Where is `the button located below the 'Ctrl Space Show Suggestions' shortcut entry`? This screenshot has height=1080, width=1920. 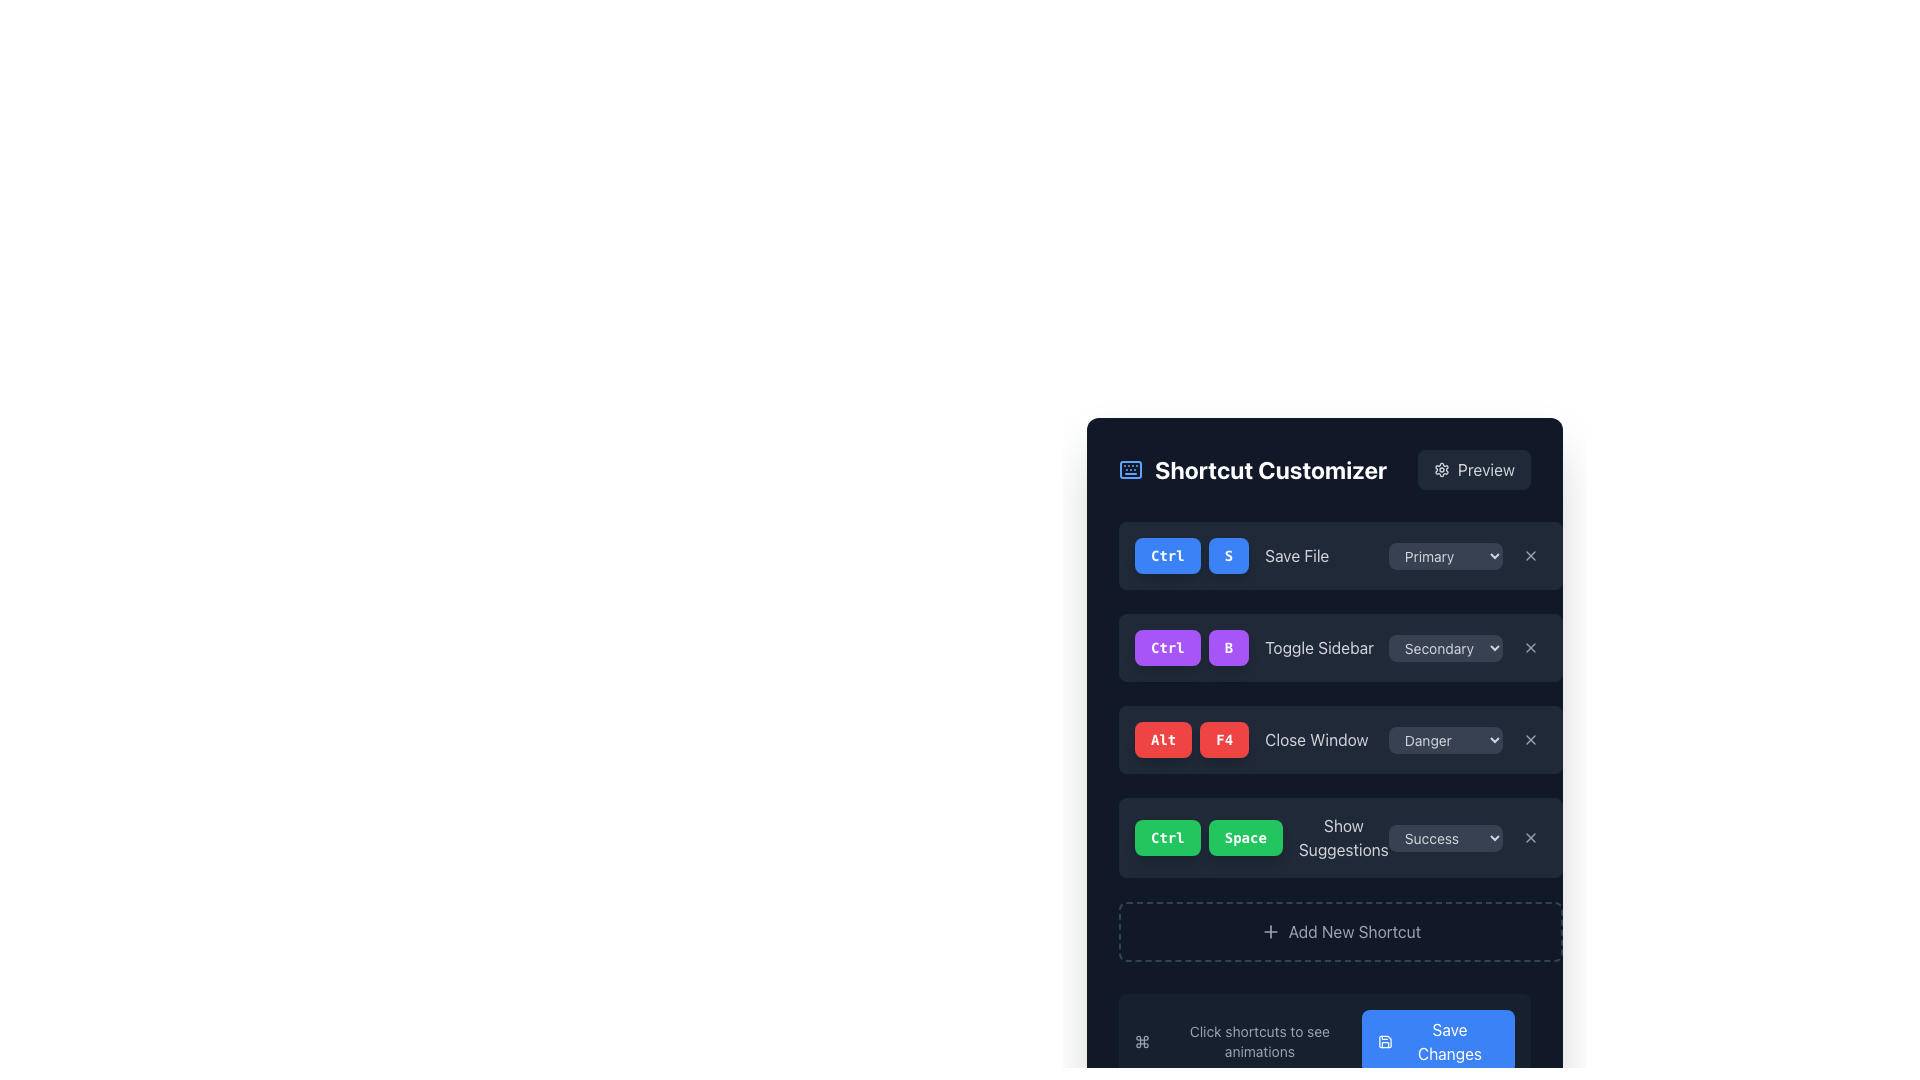
the button located below the 'Ctrl Space Show Suggestions' shortcut entry is located at coordinates (1340, 932).